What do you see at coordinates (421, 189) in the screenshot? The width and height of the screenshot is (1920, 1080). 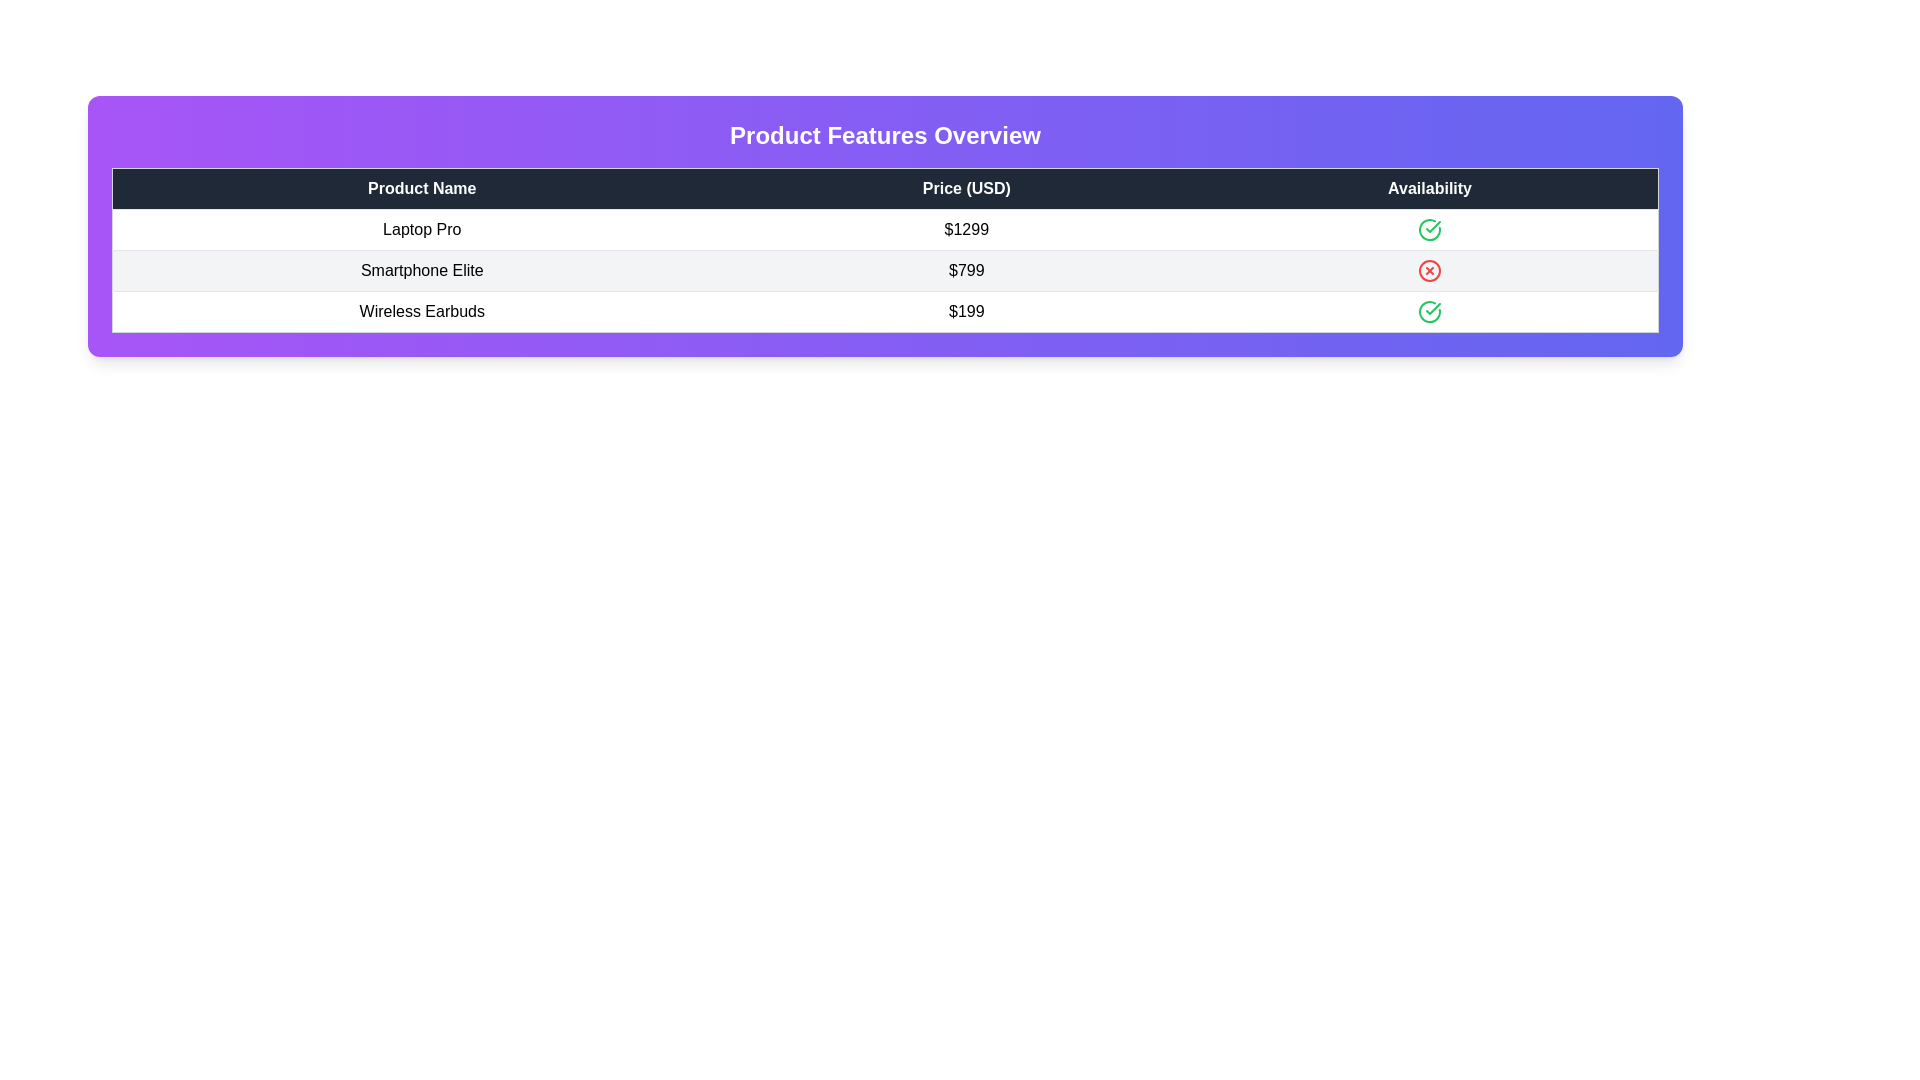 I see `first header cell of the table that lists product names, located at the top-left of the table, to view more details` at bounding box center [421, 189].